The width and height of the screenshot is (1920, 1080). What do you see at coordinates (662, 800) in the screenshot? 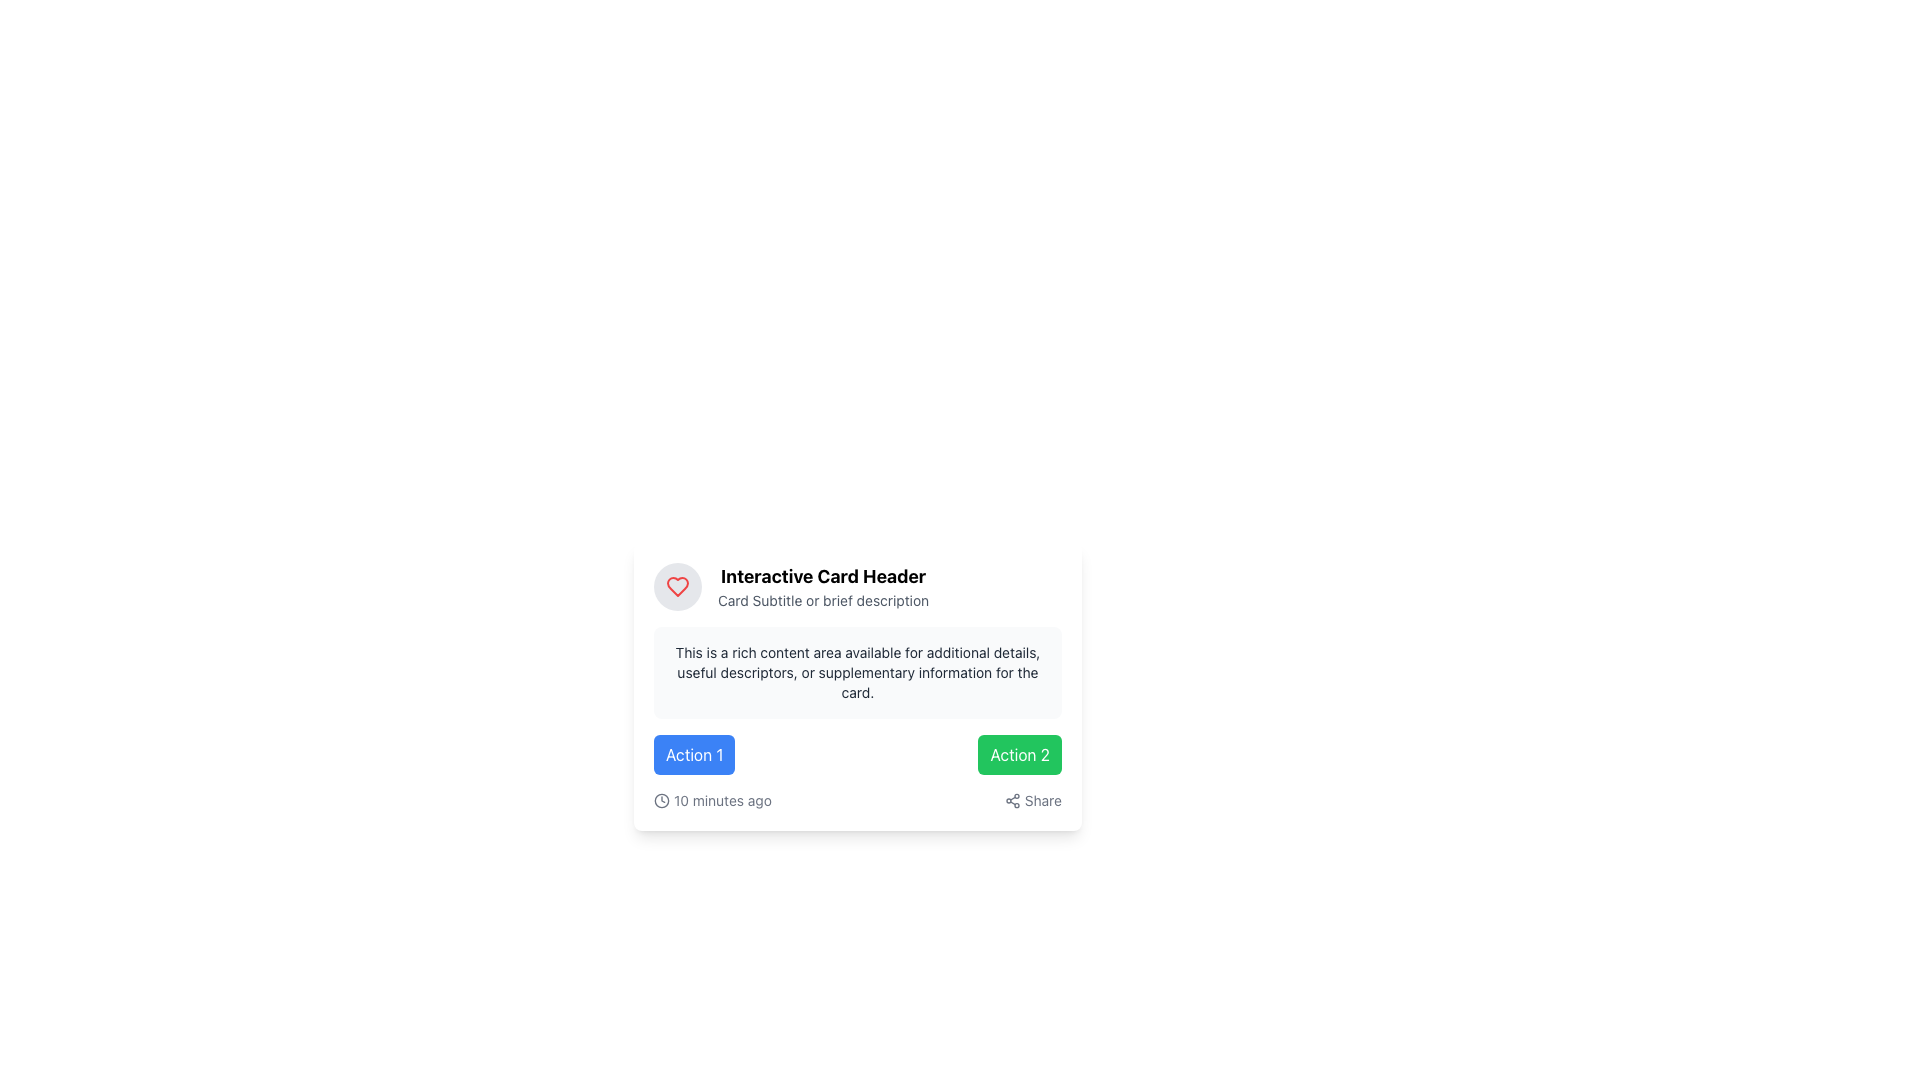
I see `visual details of the circle representing the frame of the clock icon located at the bottom-left of the card component` at bounding box center [662, 800].